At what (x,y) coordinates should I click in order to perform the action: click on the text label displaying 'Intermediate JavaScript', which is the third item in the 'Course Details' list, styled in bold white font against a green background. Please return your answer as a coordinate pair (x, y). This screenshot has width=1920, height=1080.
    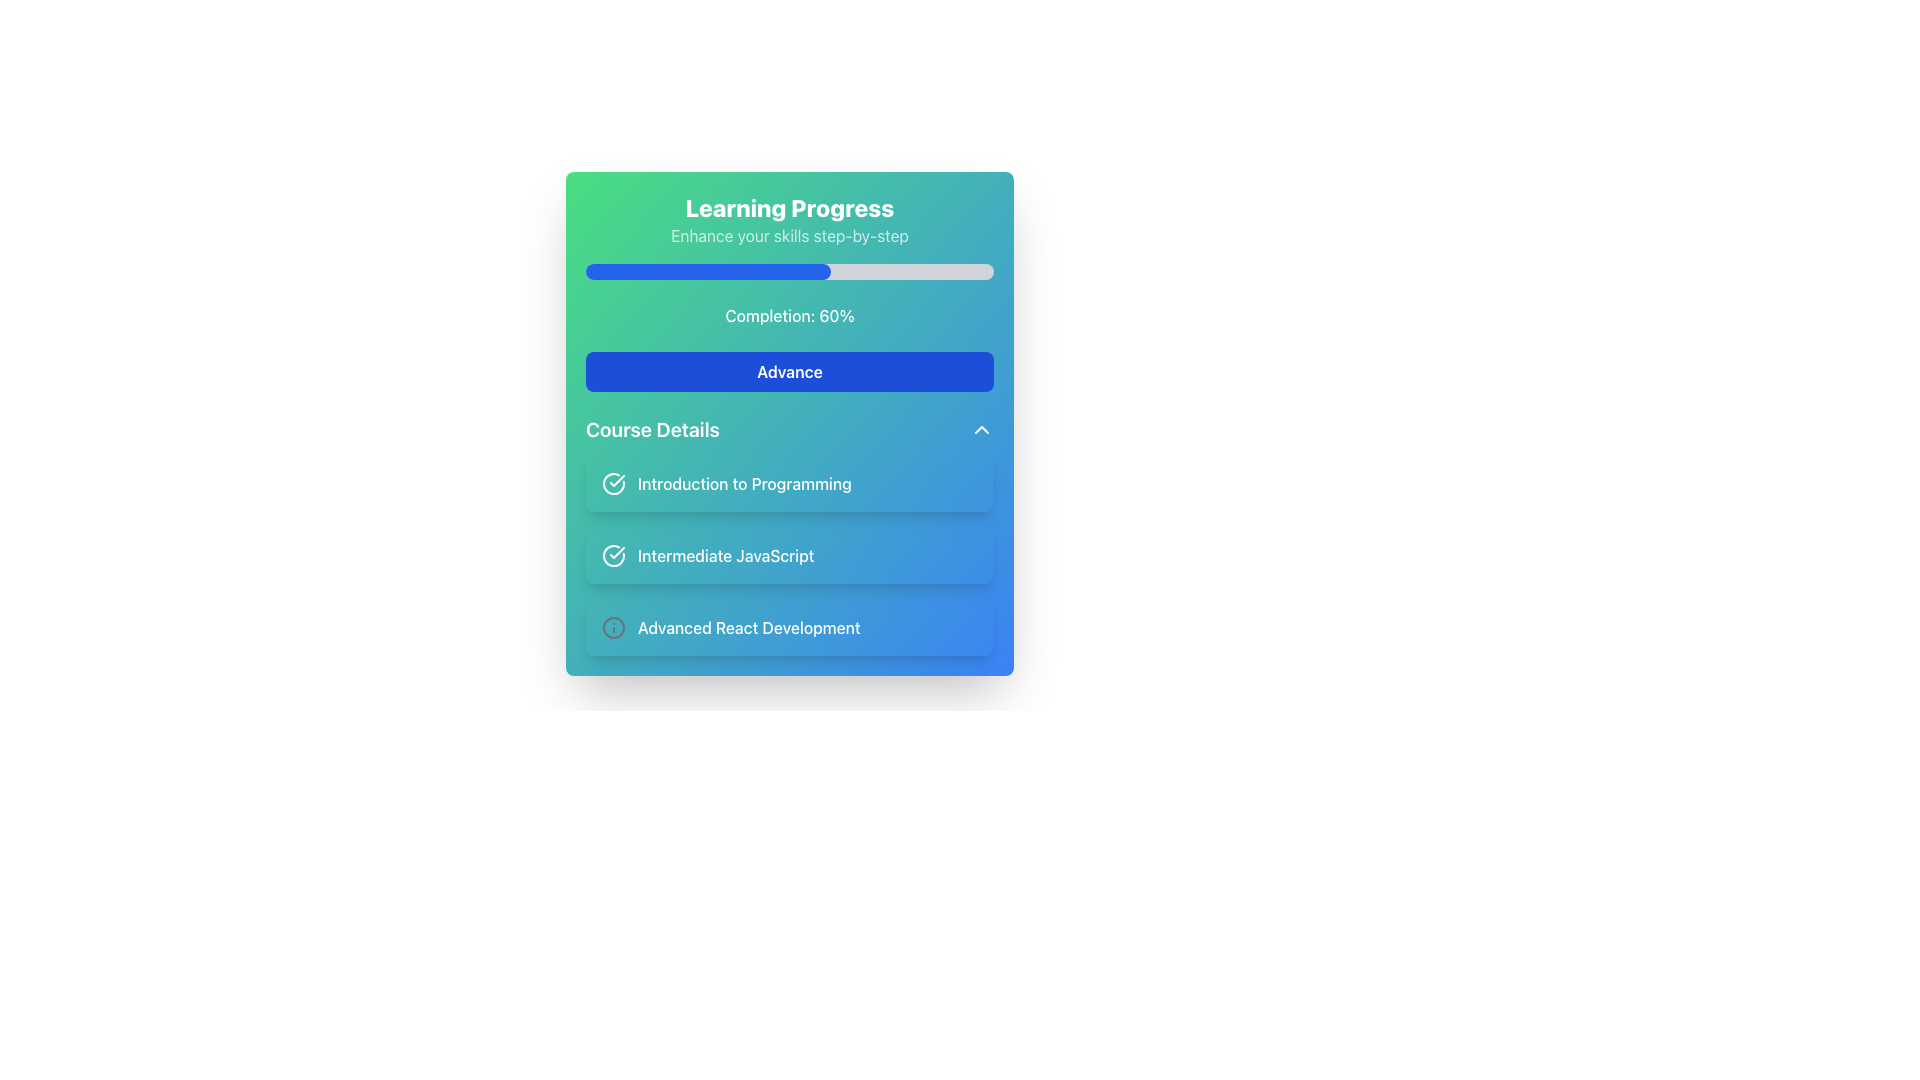
    Looking at the image, I should click on (725, 555).